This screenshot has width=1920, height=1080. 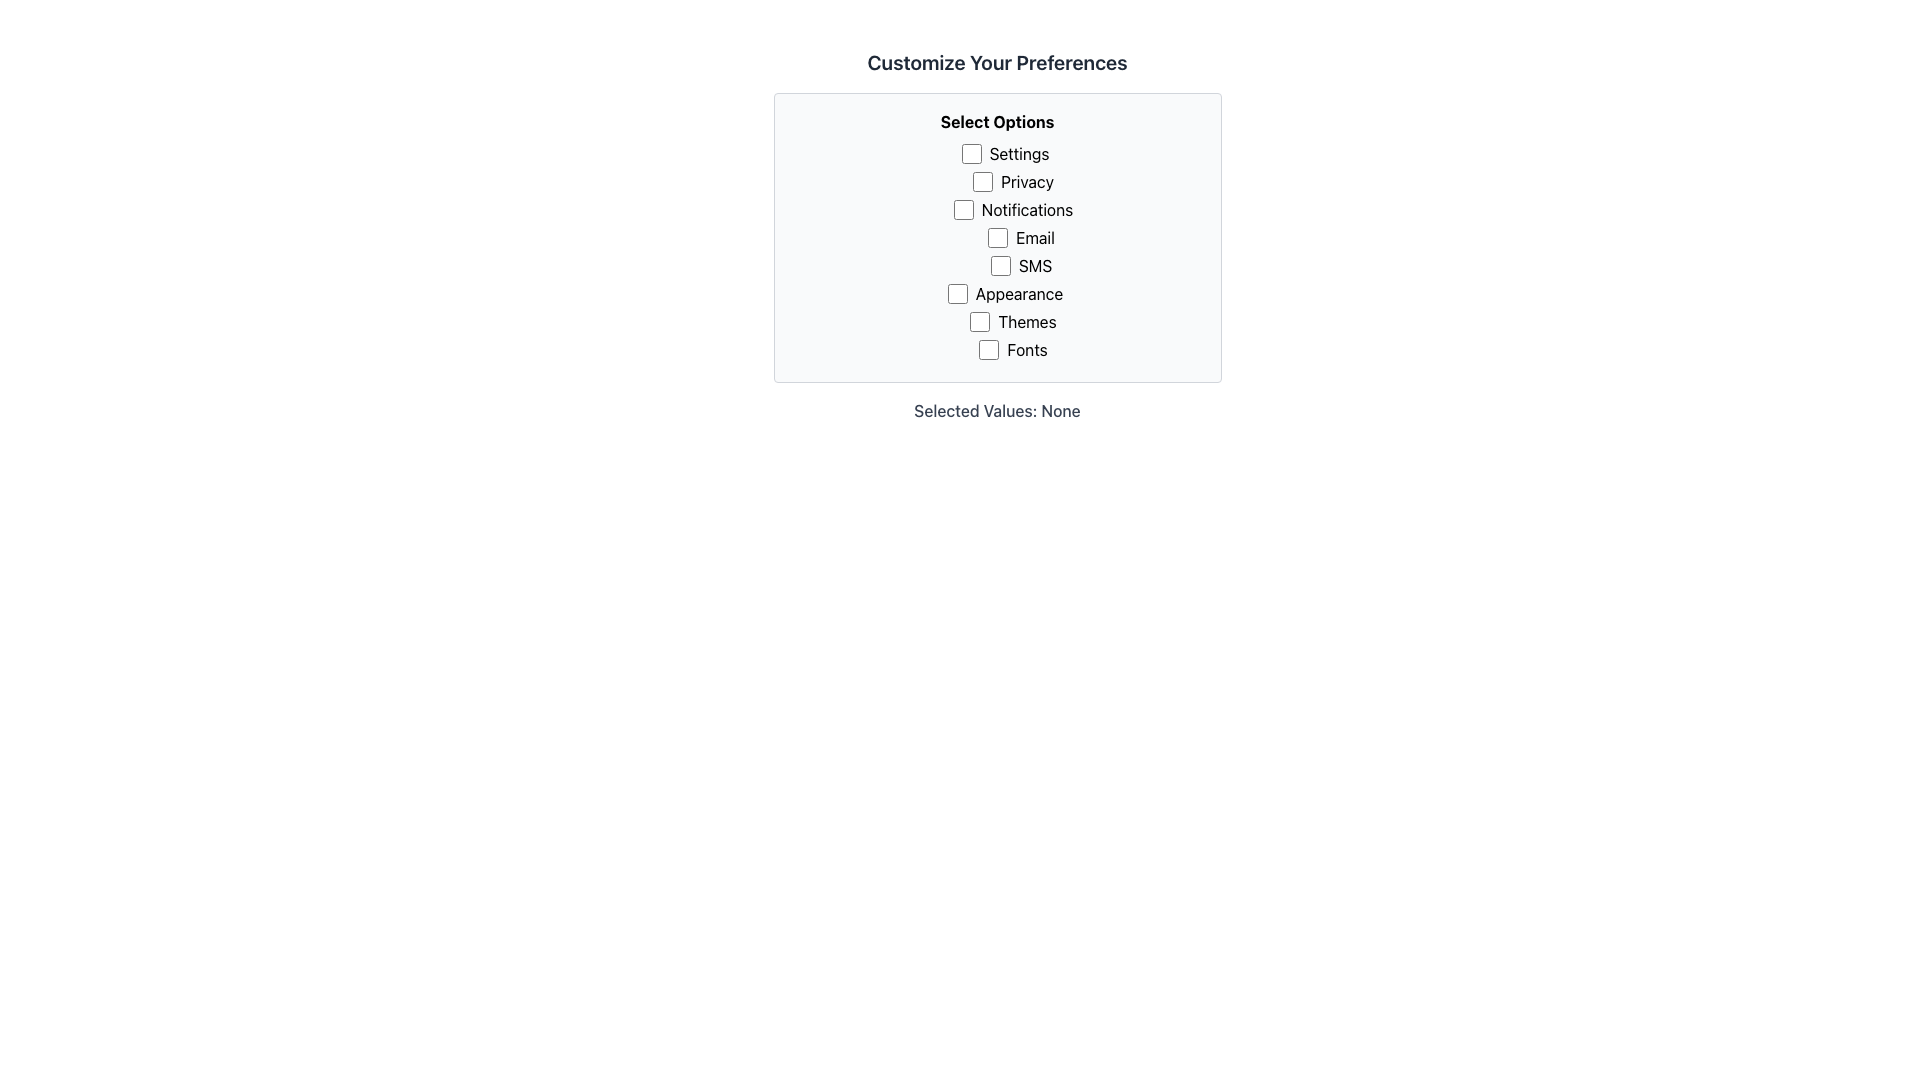 What do you see at coordinates (983, 181) in the screenshot?
I see `the checkbox for 'Privacy', which is the second item` at bounding box center [983, 181].